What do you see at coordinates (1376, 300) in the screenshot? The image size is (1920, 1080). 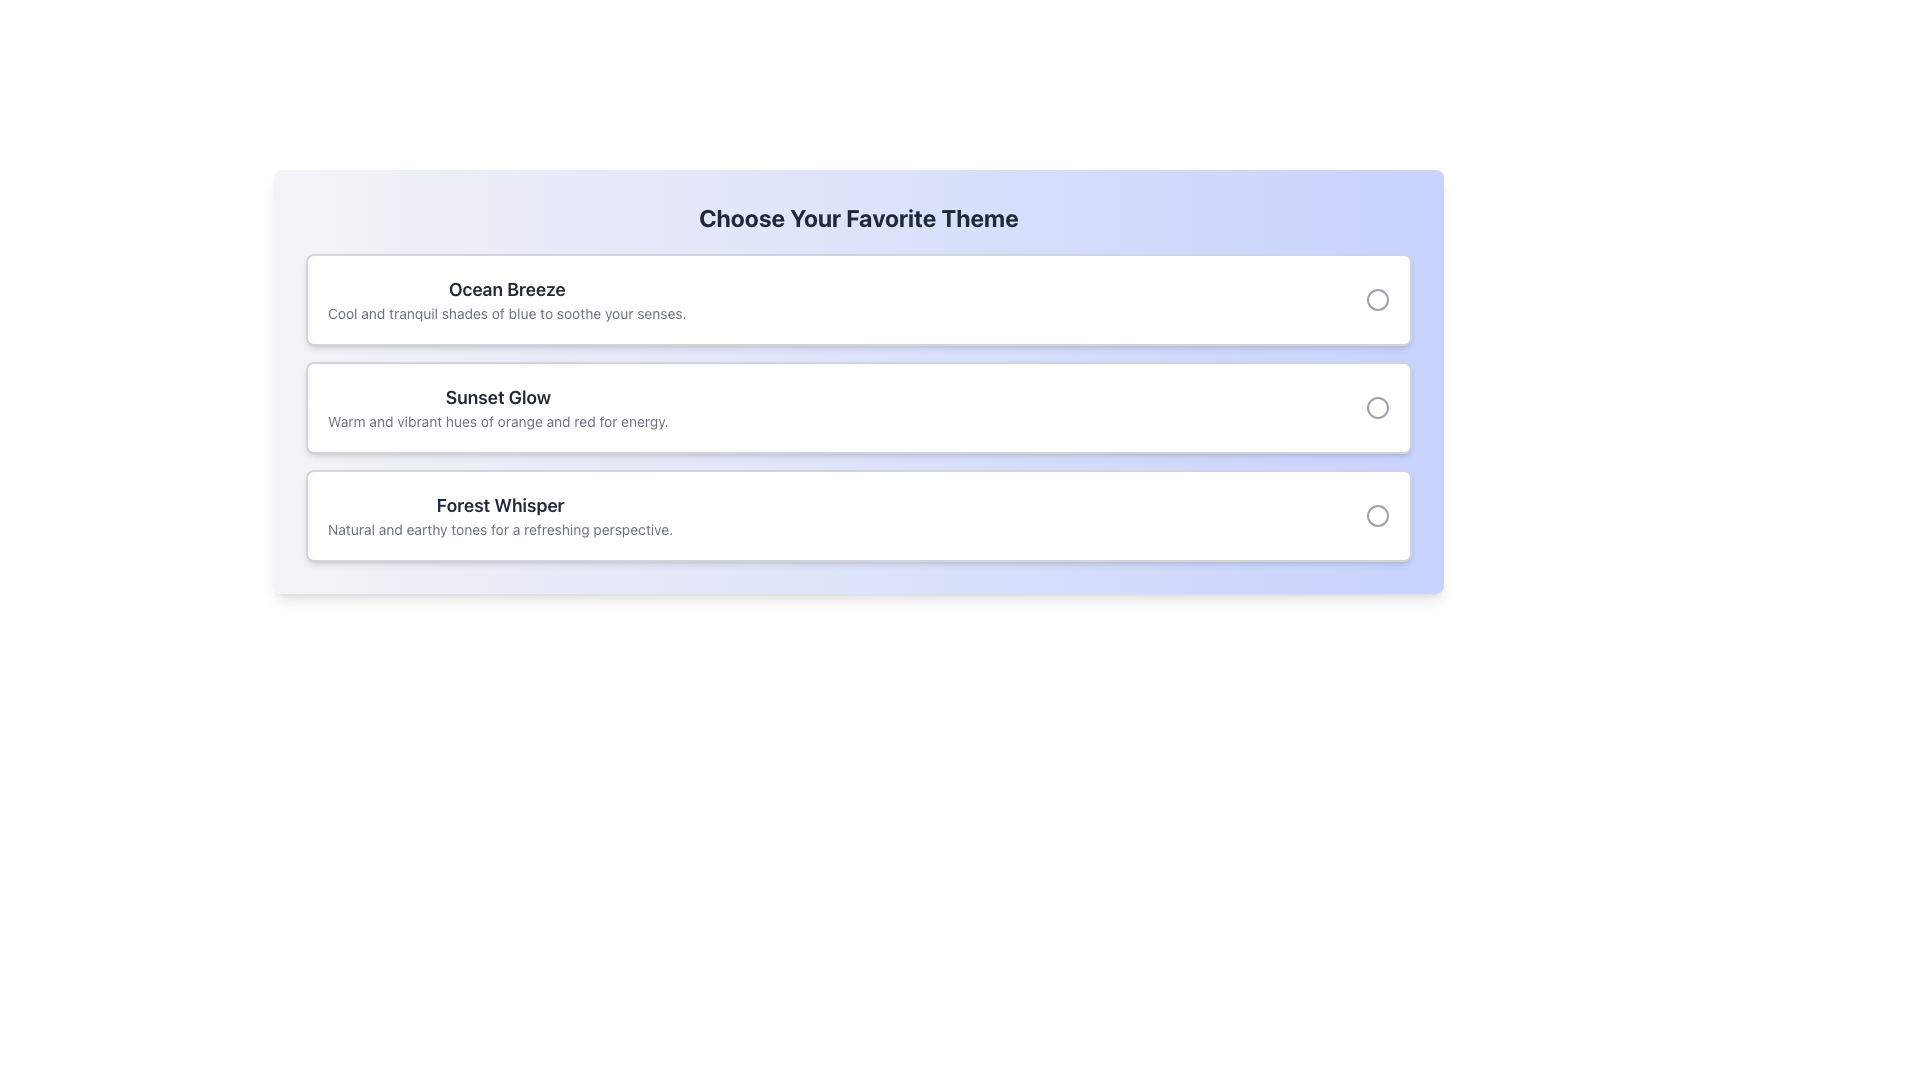 I see `the radio button located to the right of the text 'Ocean Breeze'` at bounding box center [1376, 300].